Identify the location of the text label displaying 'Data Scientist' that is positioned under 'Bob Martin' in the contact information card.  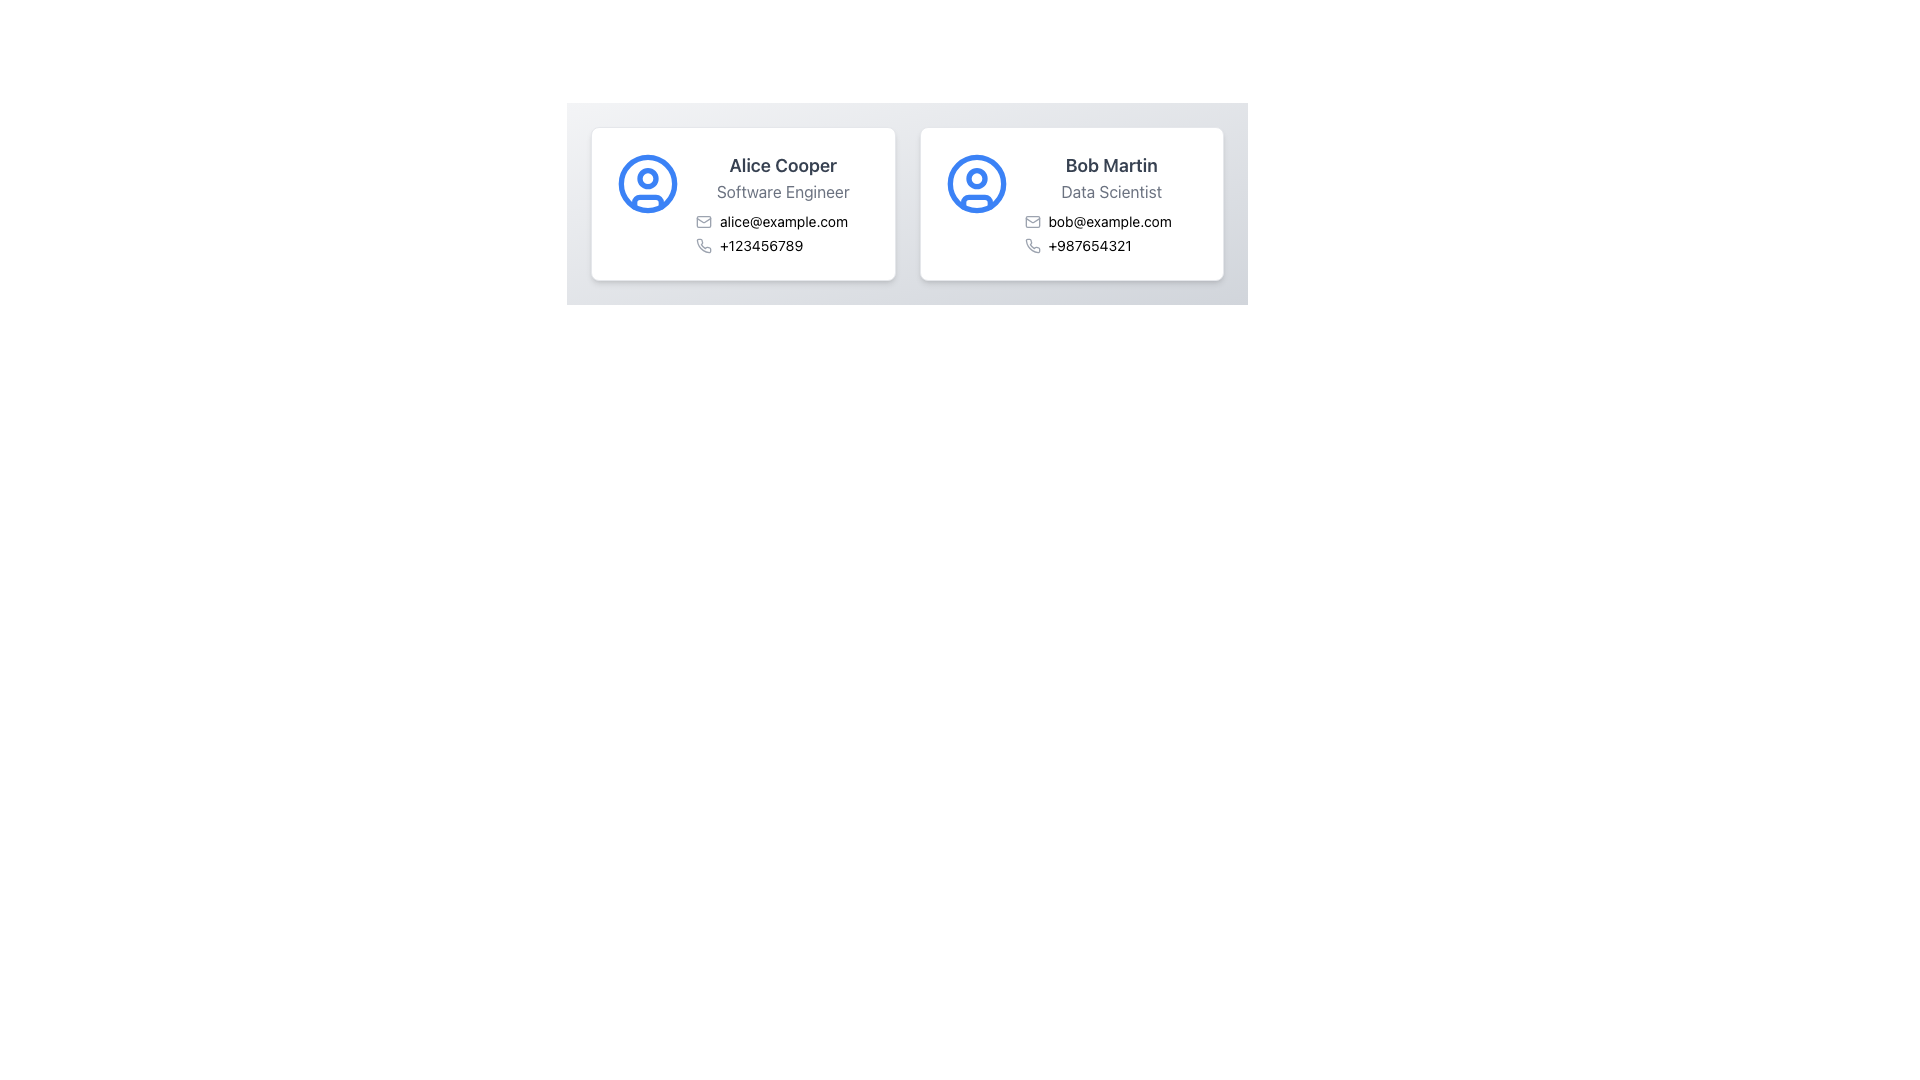
(1110, 192).